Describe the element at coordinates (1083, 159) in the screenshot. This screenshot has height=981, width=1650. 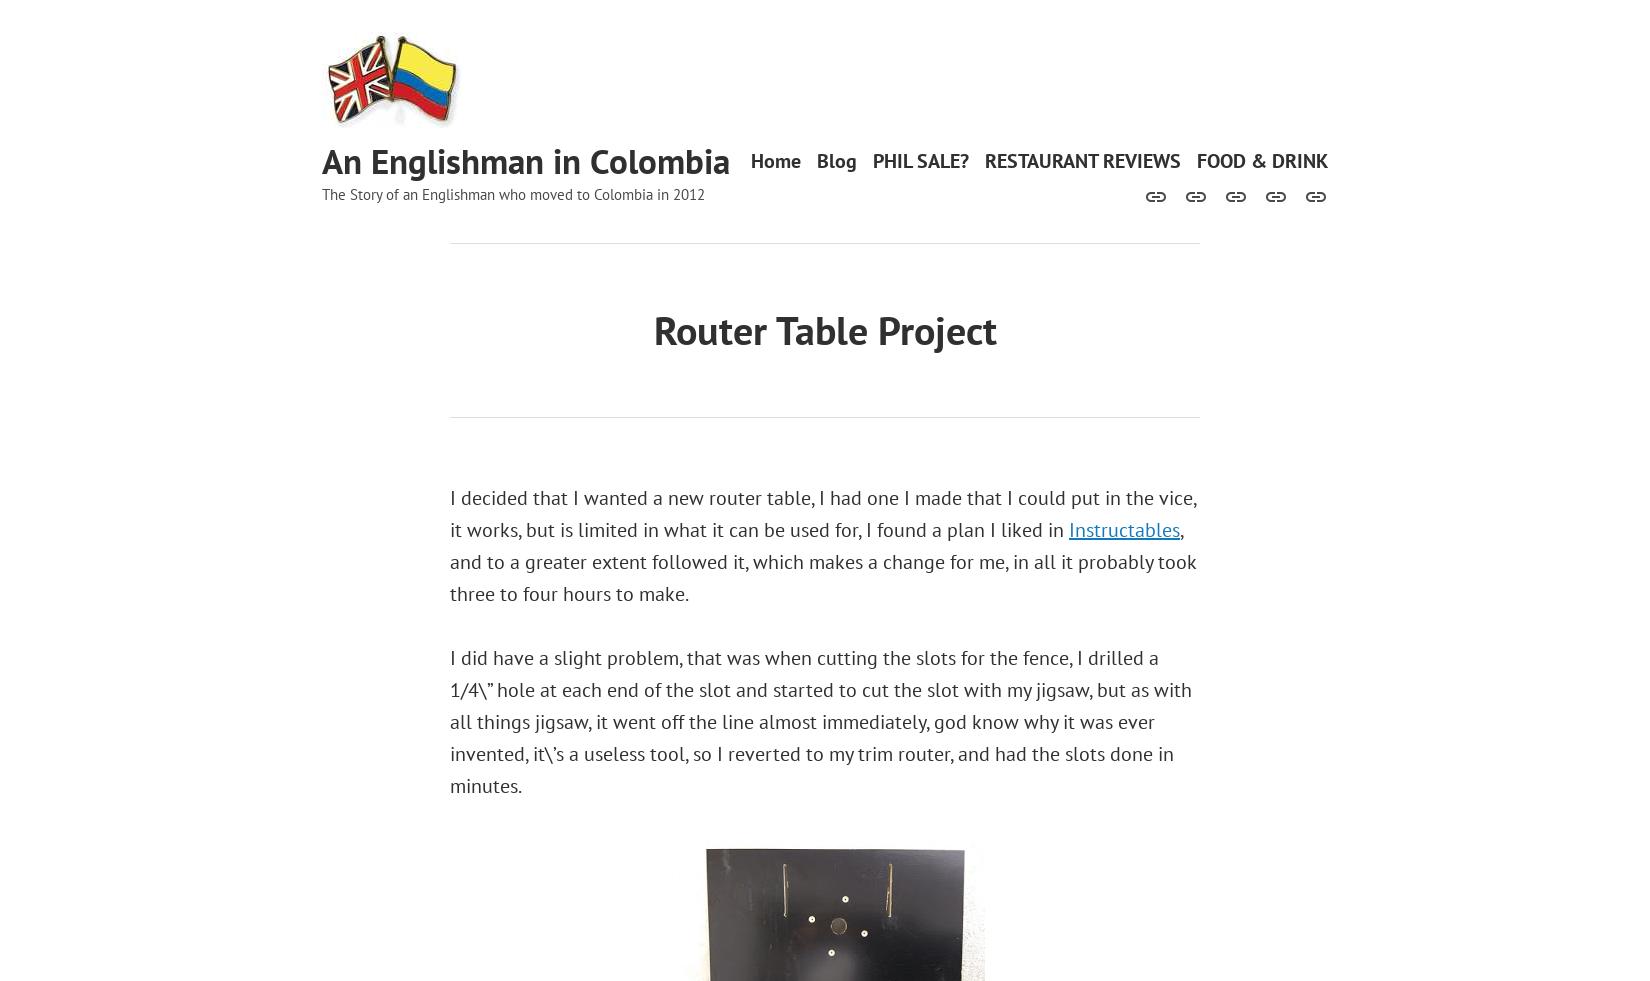
I see `'RESTAURANT REVIEWS'` at that location.